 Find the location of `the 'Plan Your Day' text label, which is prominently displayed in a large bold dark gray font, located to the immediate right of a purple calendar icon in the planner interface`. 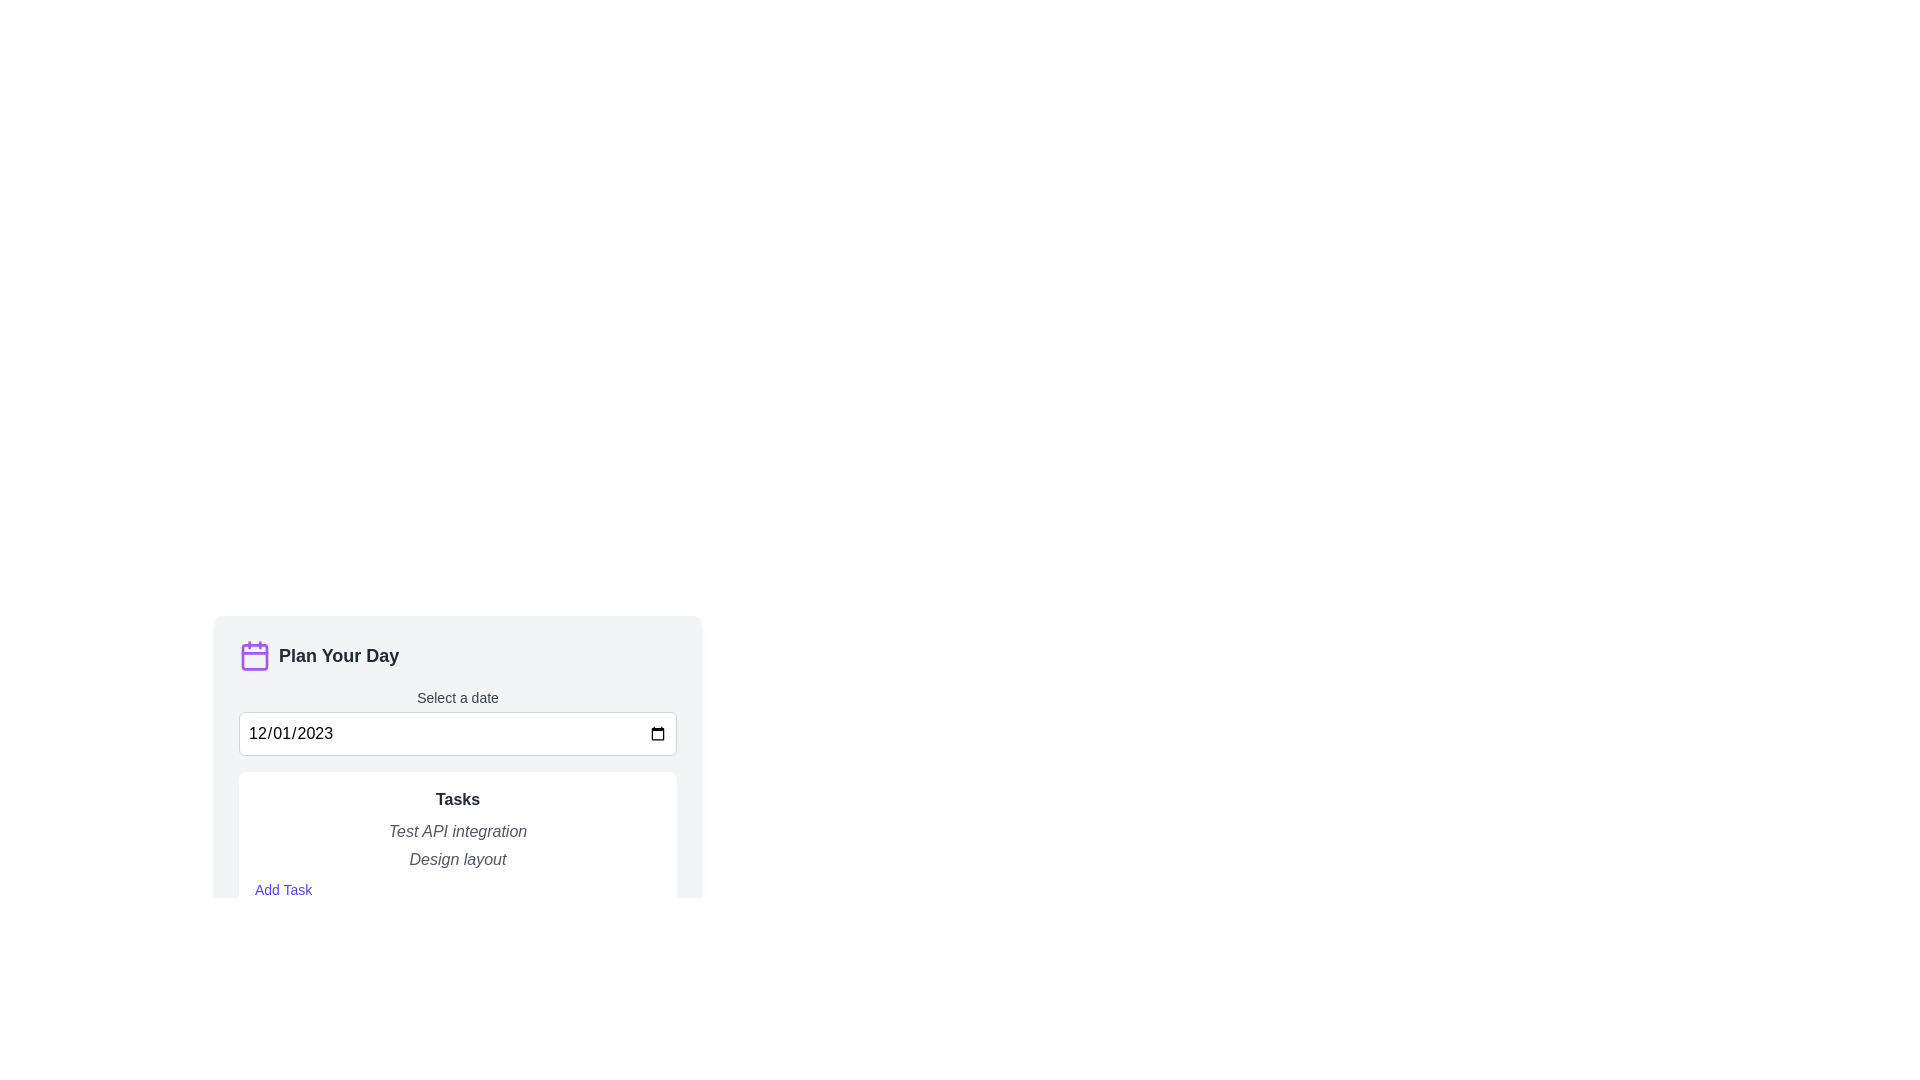

the 'Plan Your Day' text label, which is prominently displayed in a large bold dark gray font, located to the immediate right of a purple calendar icon in the planner interface is located at coordinates (339, 655).